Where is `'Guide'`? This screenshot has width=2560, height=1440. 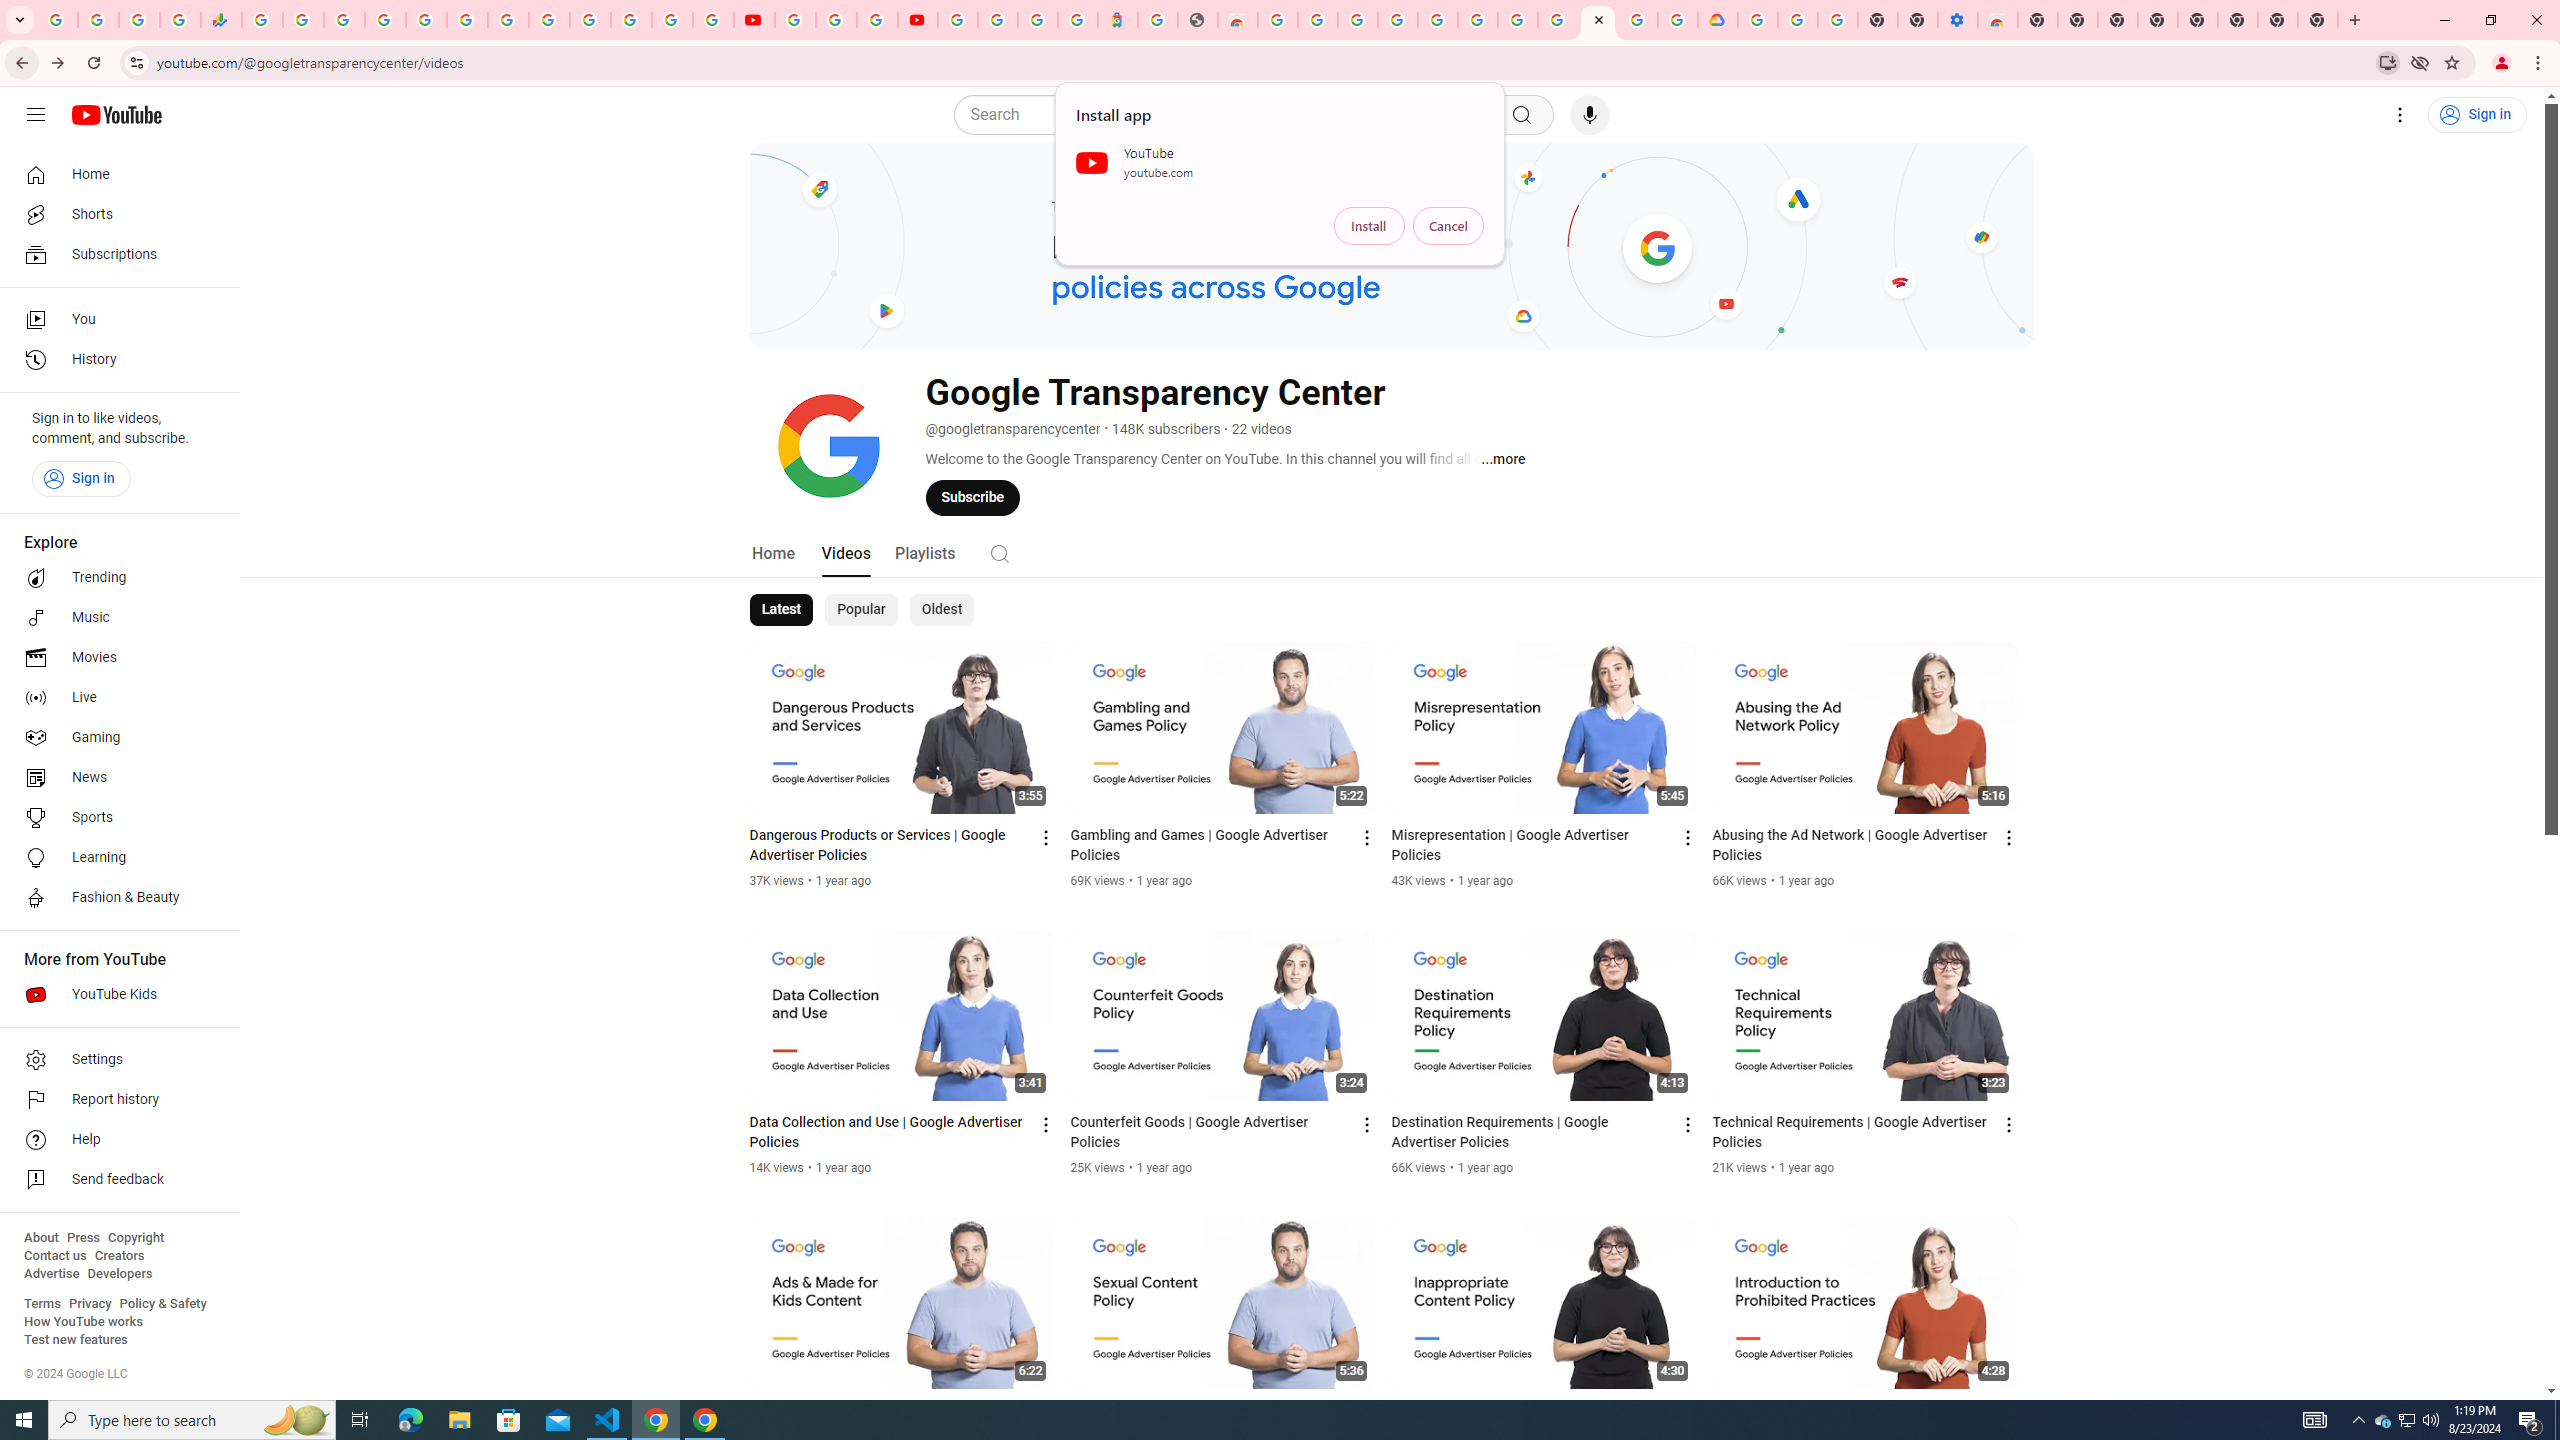
'Guide' is located at coordinates (34, 114).